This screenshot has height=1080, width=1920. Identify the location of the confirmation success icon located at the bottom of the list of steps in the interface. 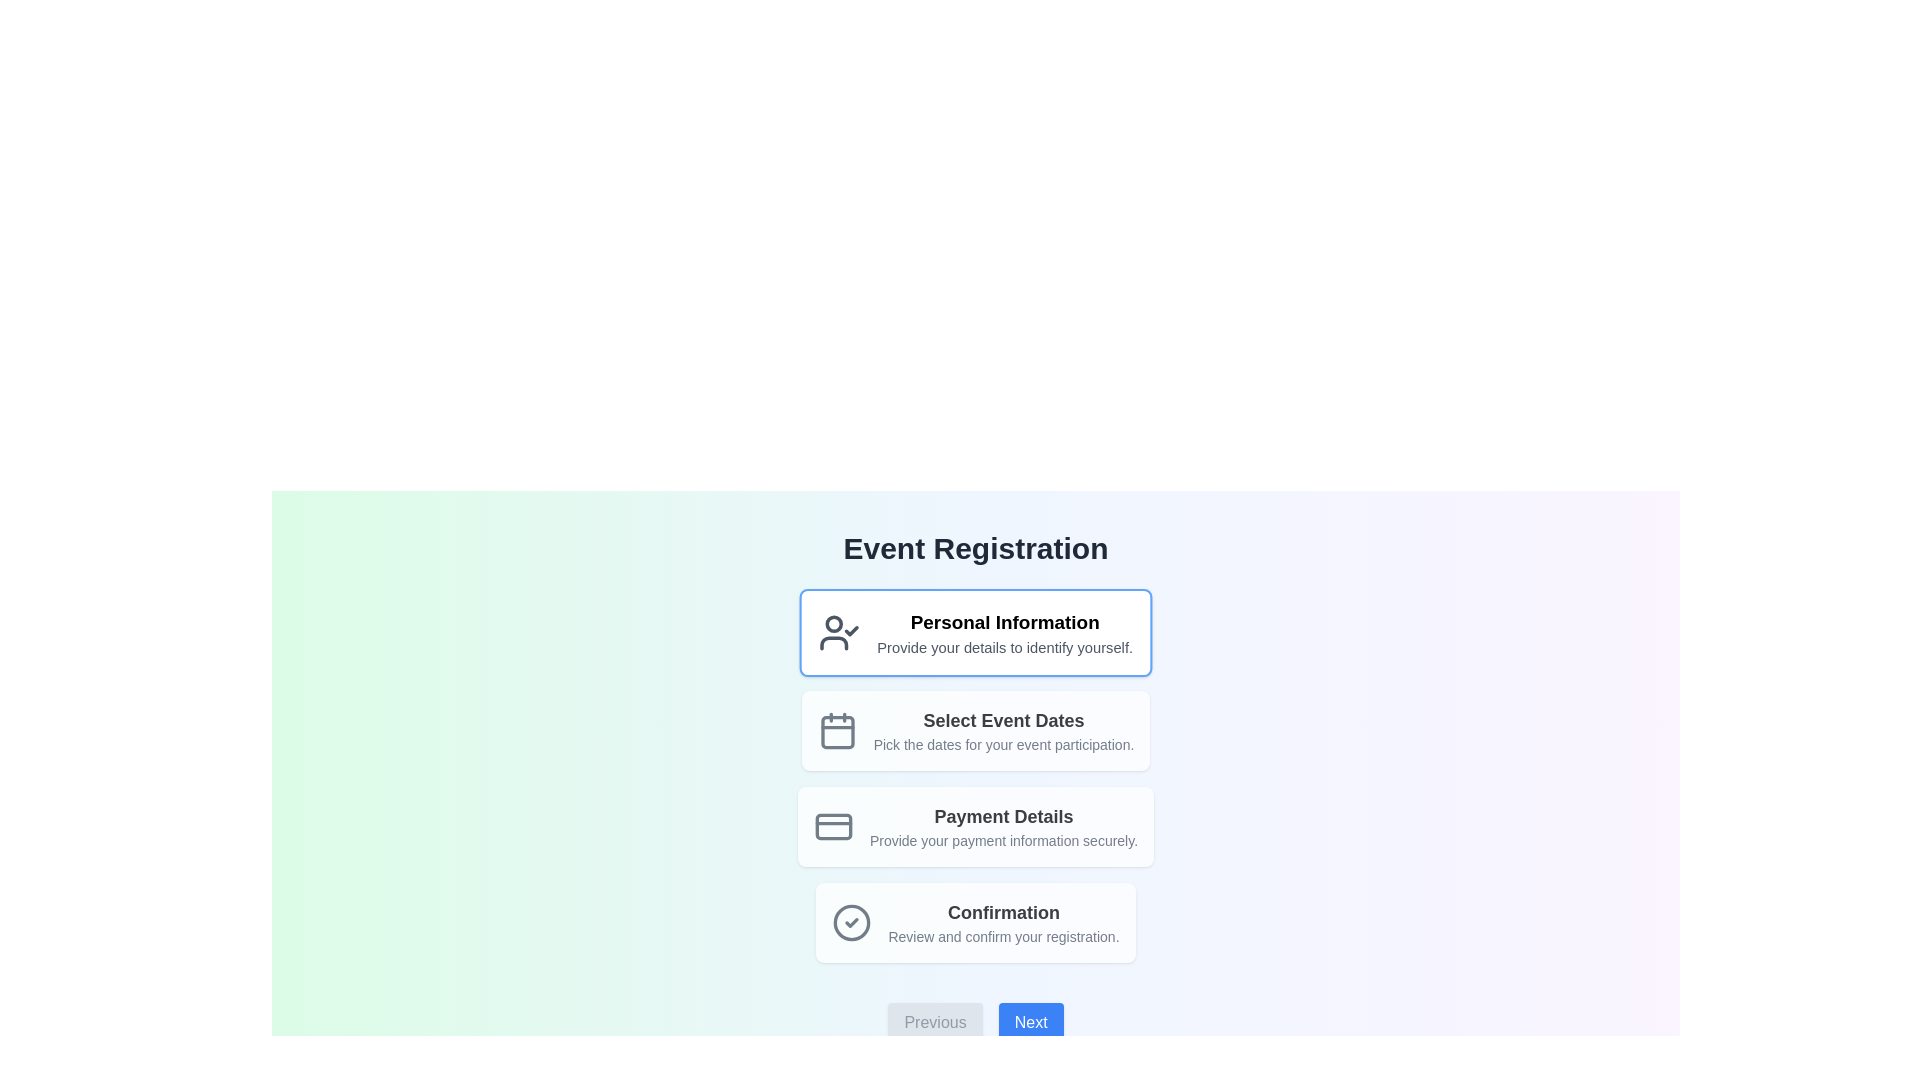
(852, 922).